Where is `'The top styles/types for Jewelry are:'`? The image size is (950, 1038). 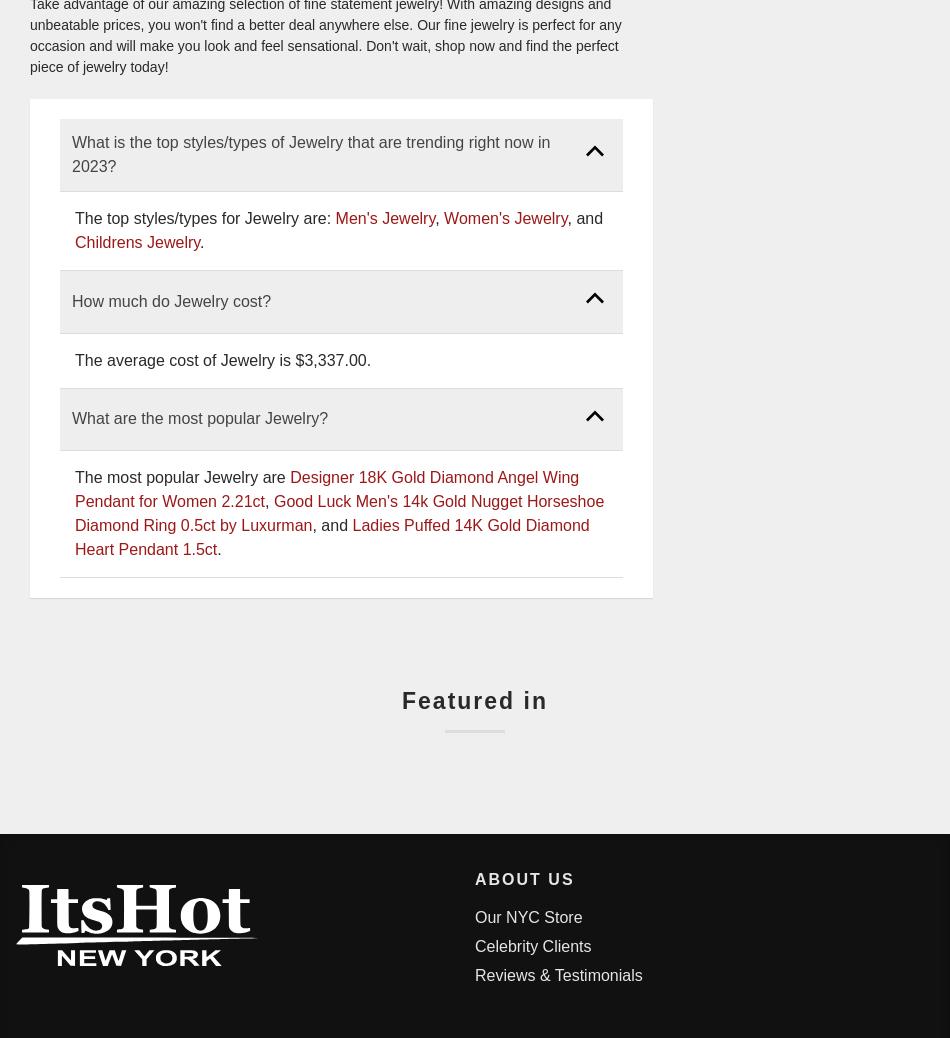 'The top styles/types for Jewelry are:' is located at coordinates (205, 217).